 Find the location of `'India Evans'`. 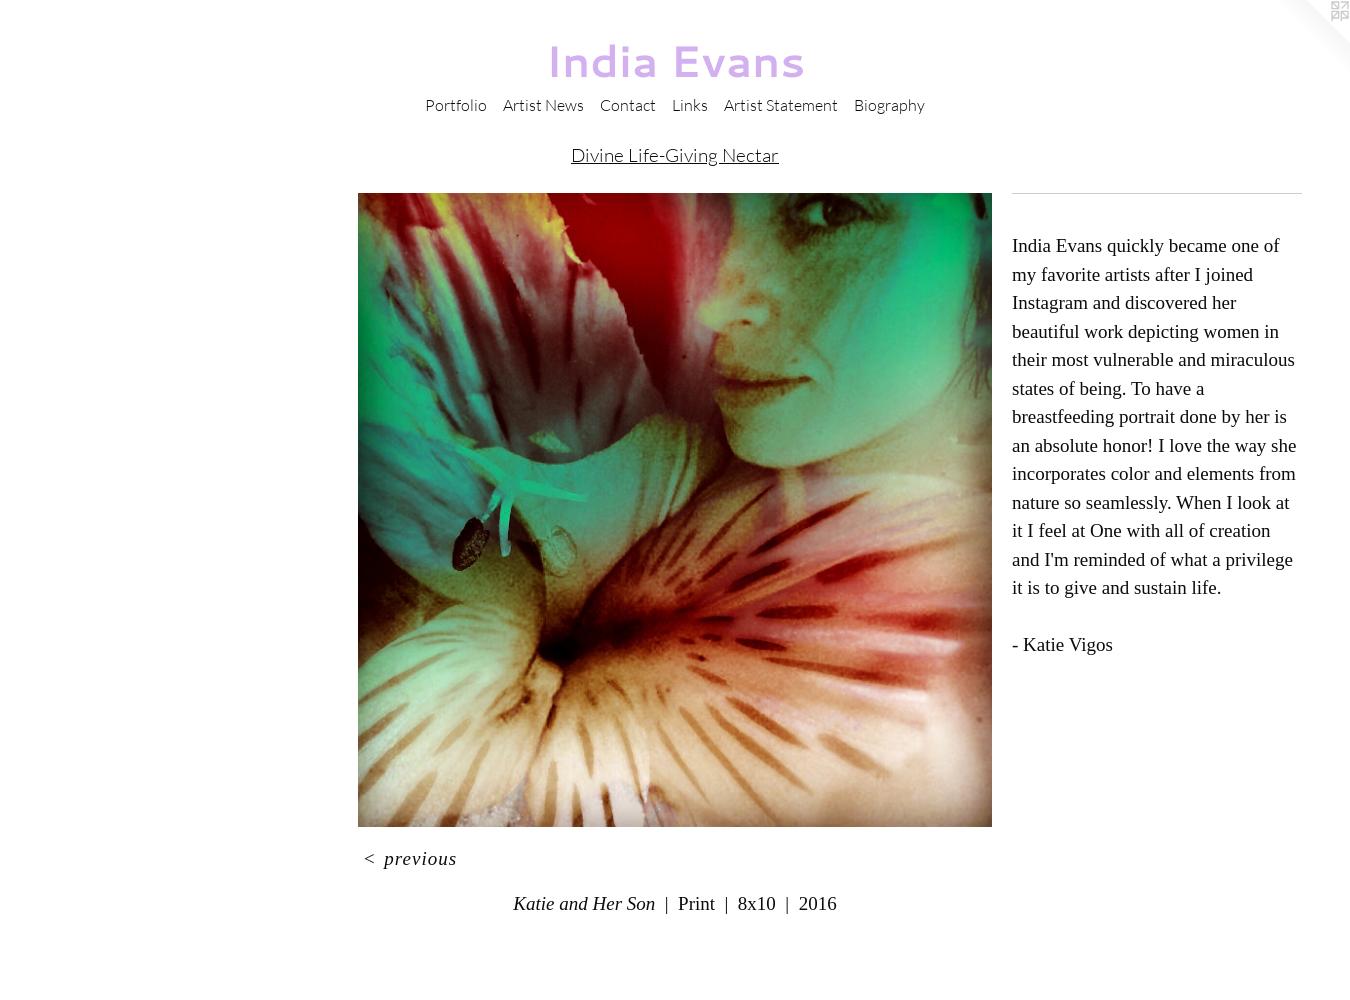

'India Evans' is located at coordinates (543, 60).